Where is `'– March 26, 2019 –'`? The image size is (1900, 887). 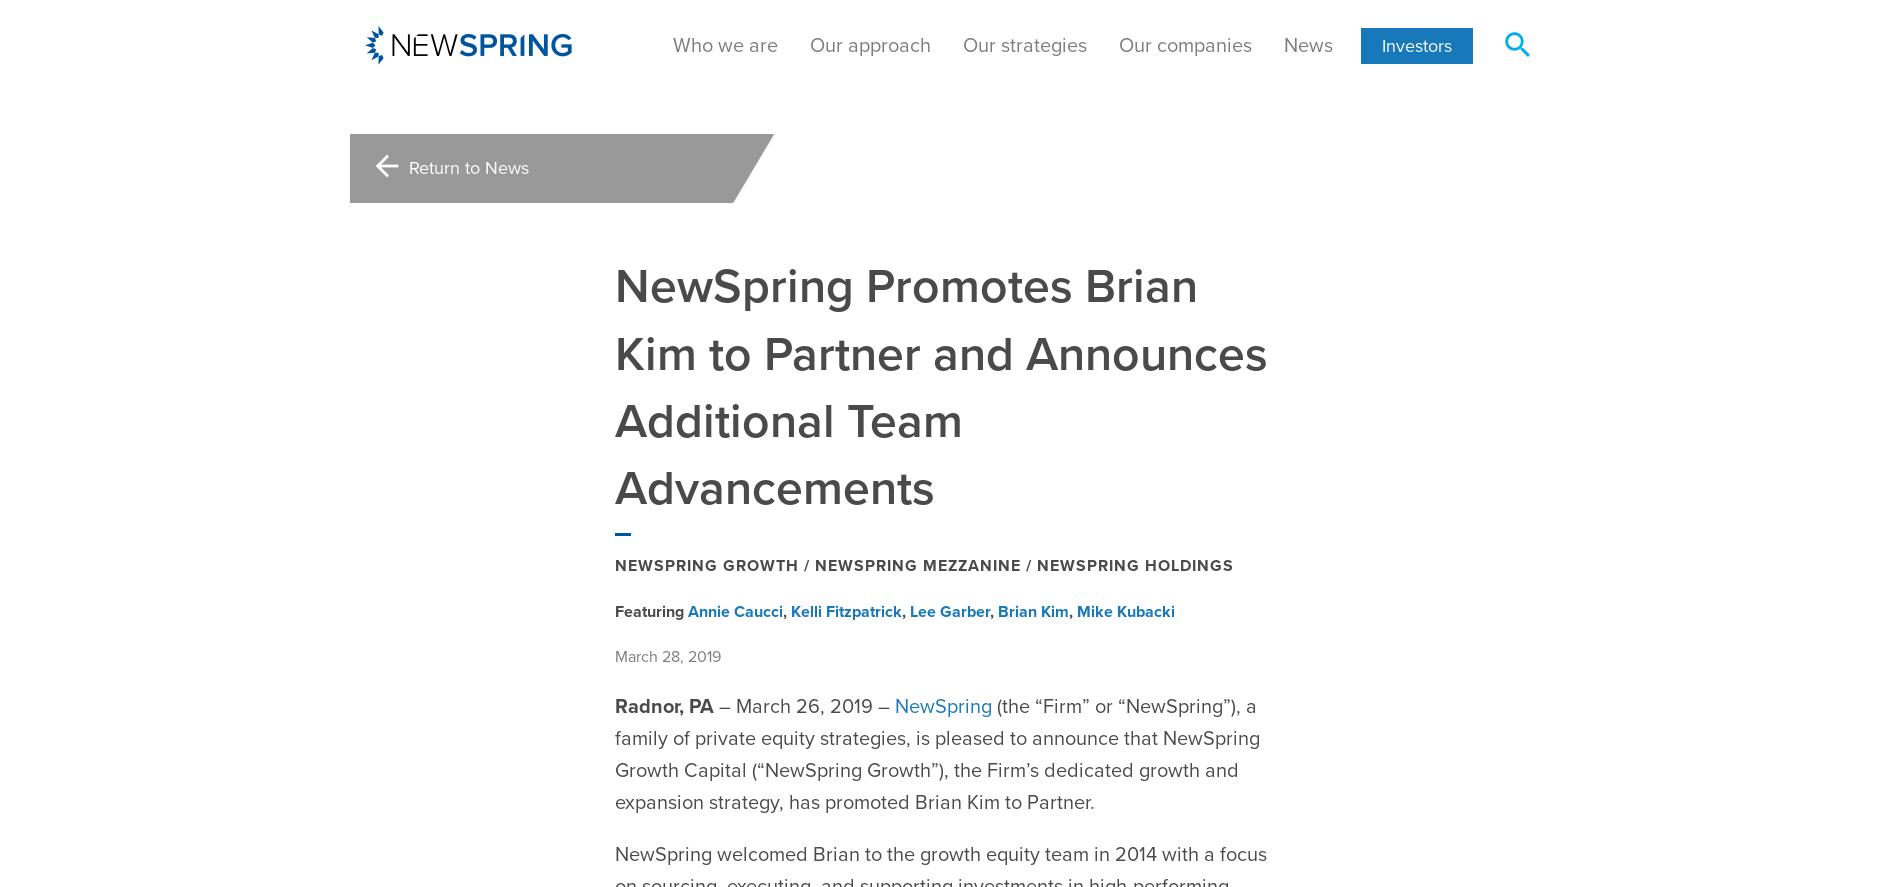 '– March 26, 2019 –' is located at coordinates (803, 656).